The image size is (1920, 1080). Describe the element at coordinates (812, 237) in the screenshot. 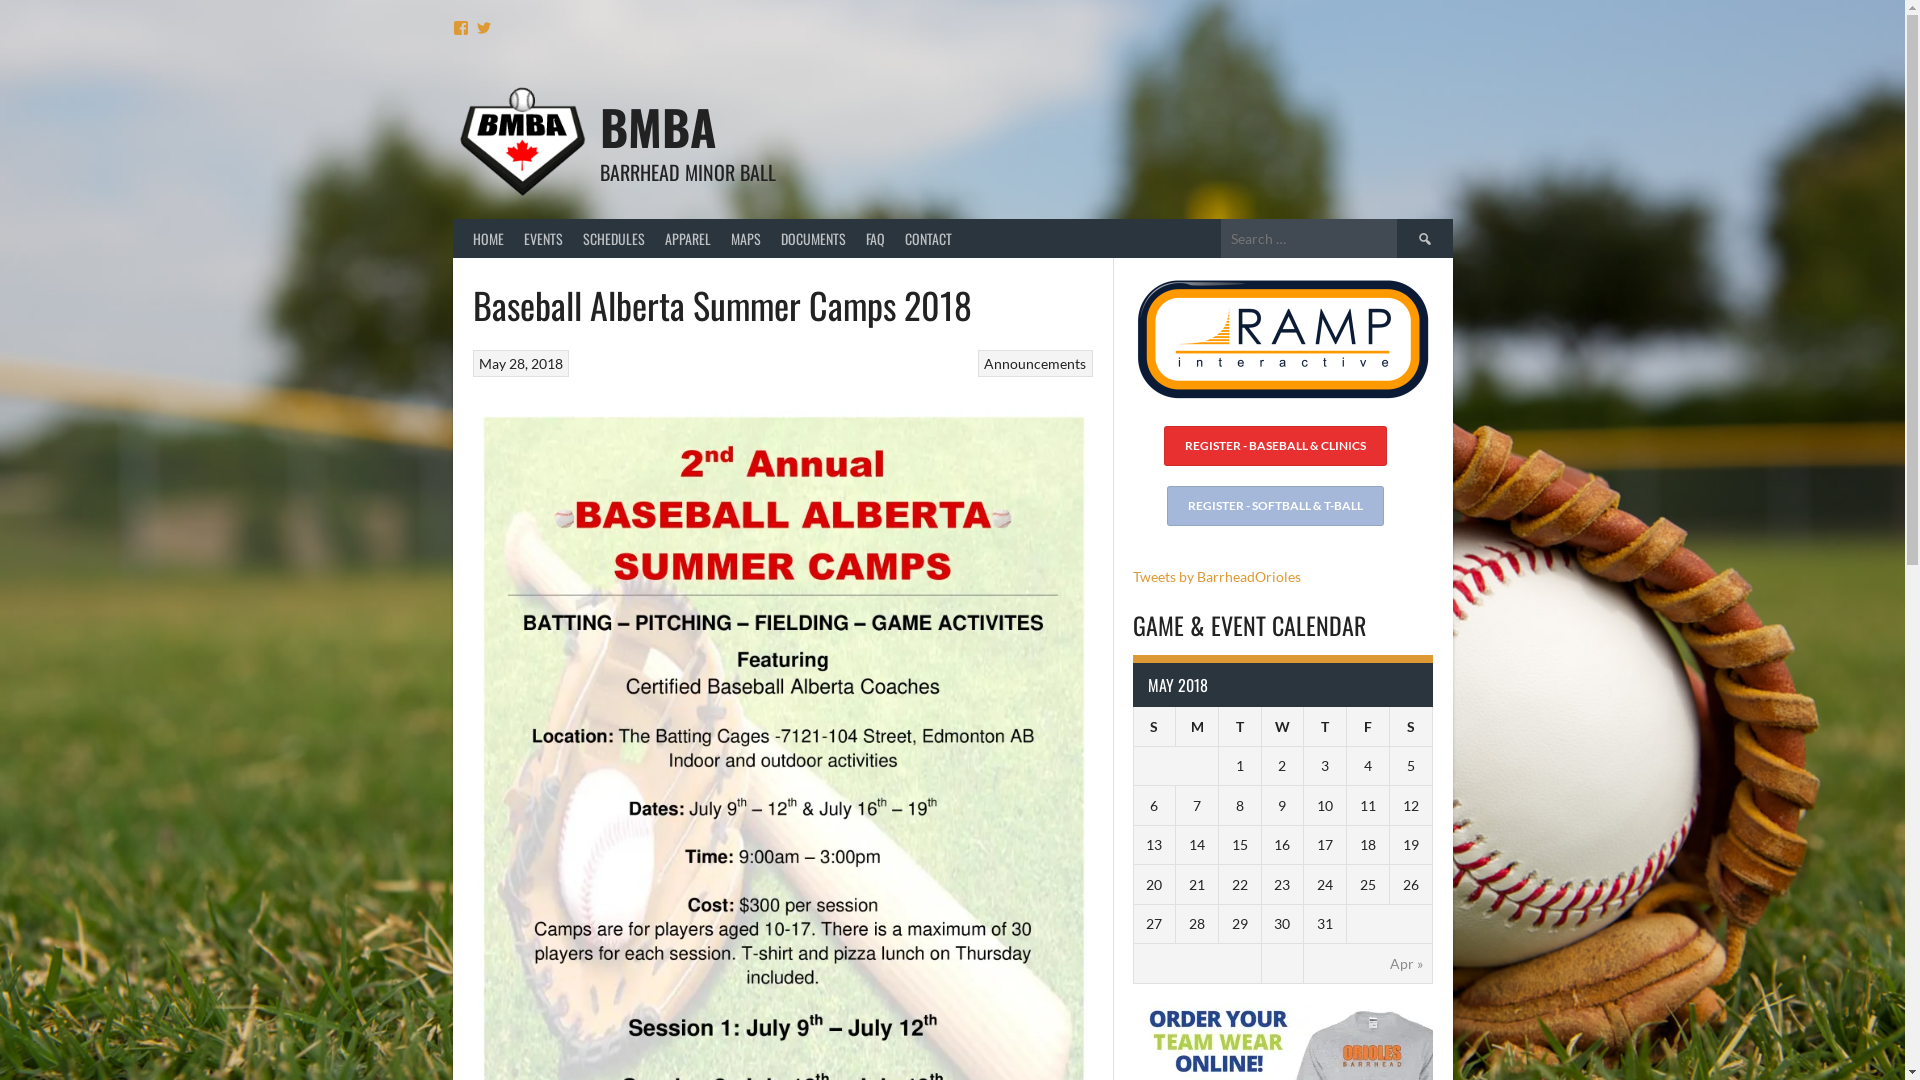

I see `'DOCUMENTS'` at that location.